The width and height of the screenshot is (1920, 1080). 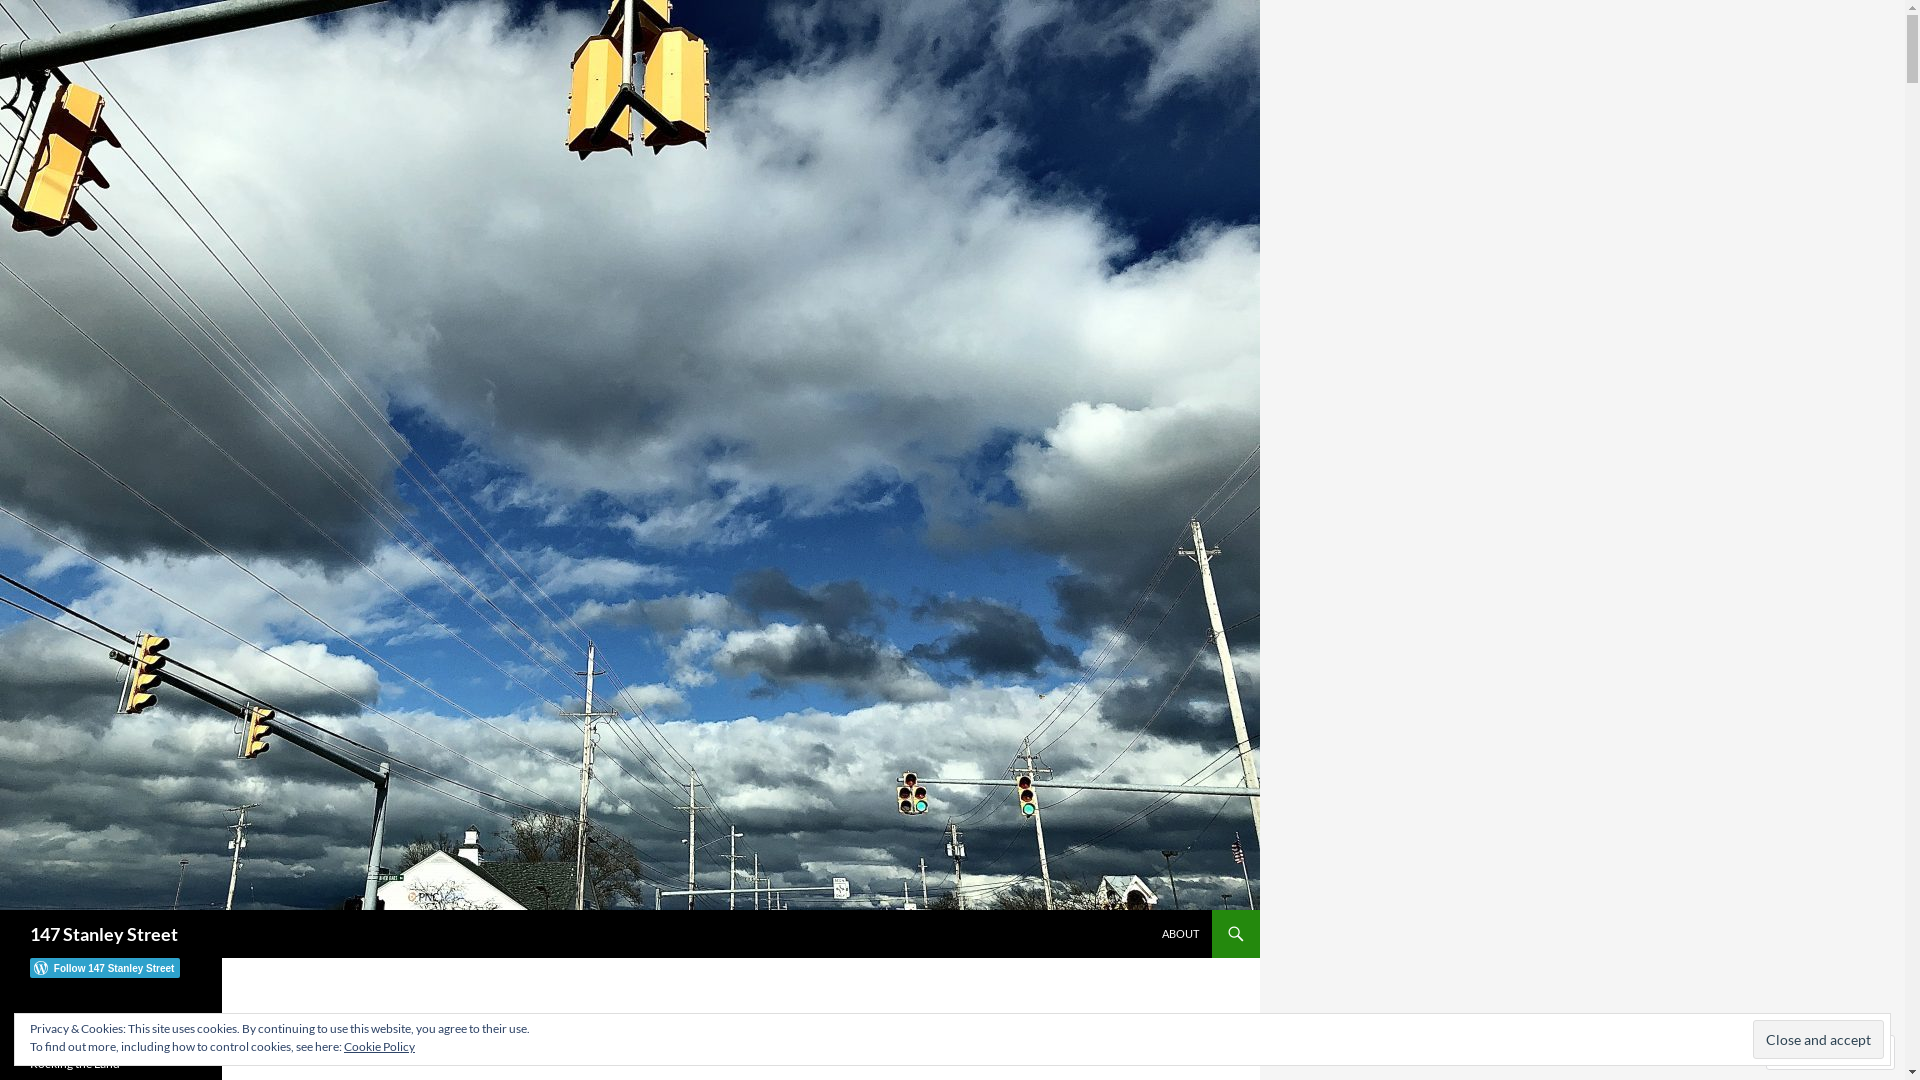 I want to click on 'ABOUT', so click(x=1180, y=933).